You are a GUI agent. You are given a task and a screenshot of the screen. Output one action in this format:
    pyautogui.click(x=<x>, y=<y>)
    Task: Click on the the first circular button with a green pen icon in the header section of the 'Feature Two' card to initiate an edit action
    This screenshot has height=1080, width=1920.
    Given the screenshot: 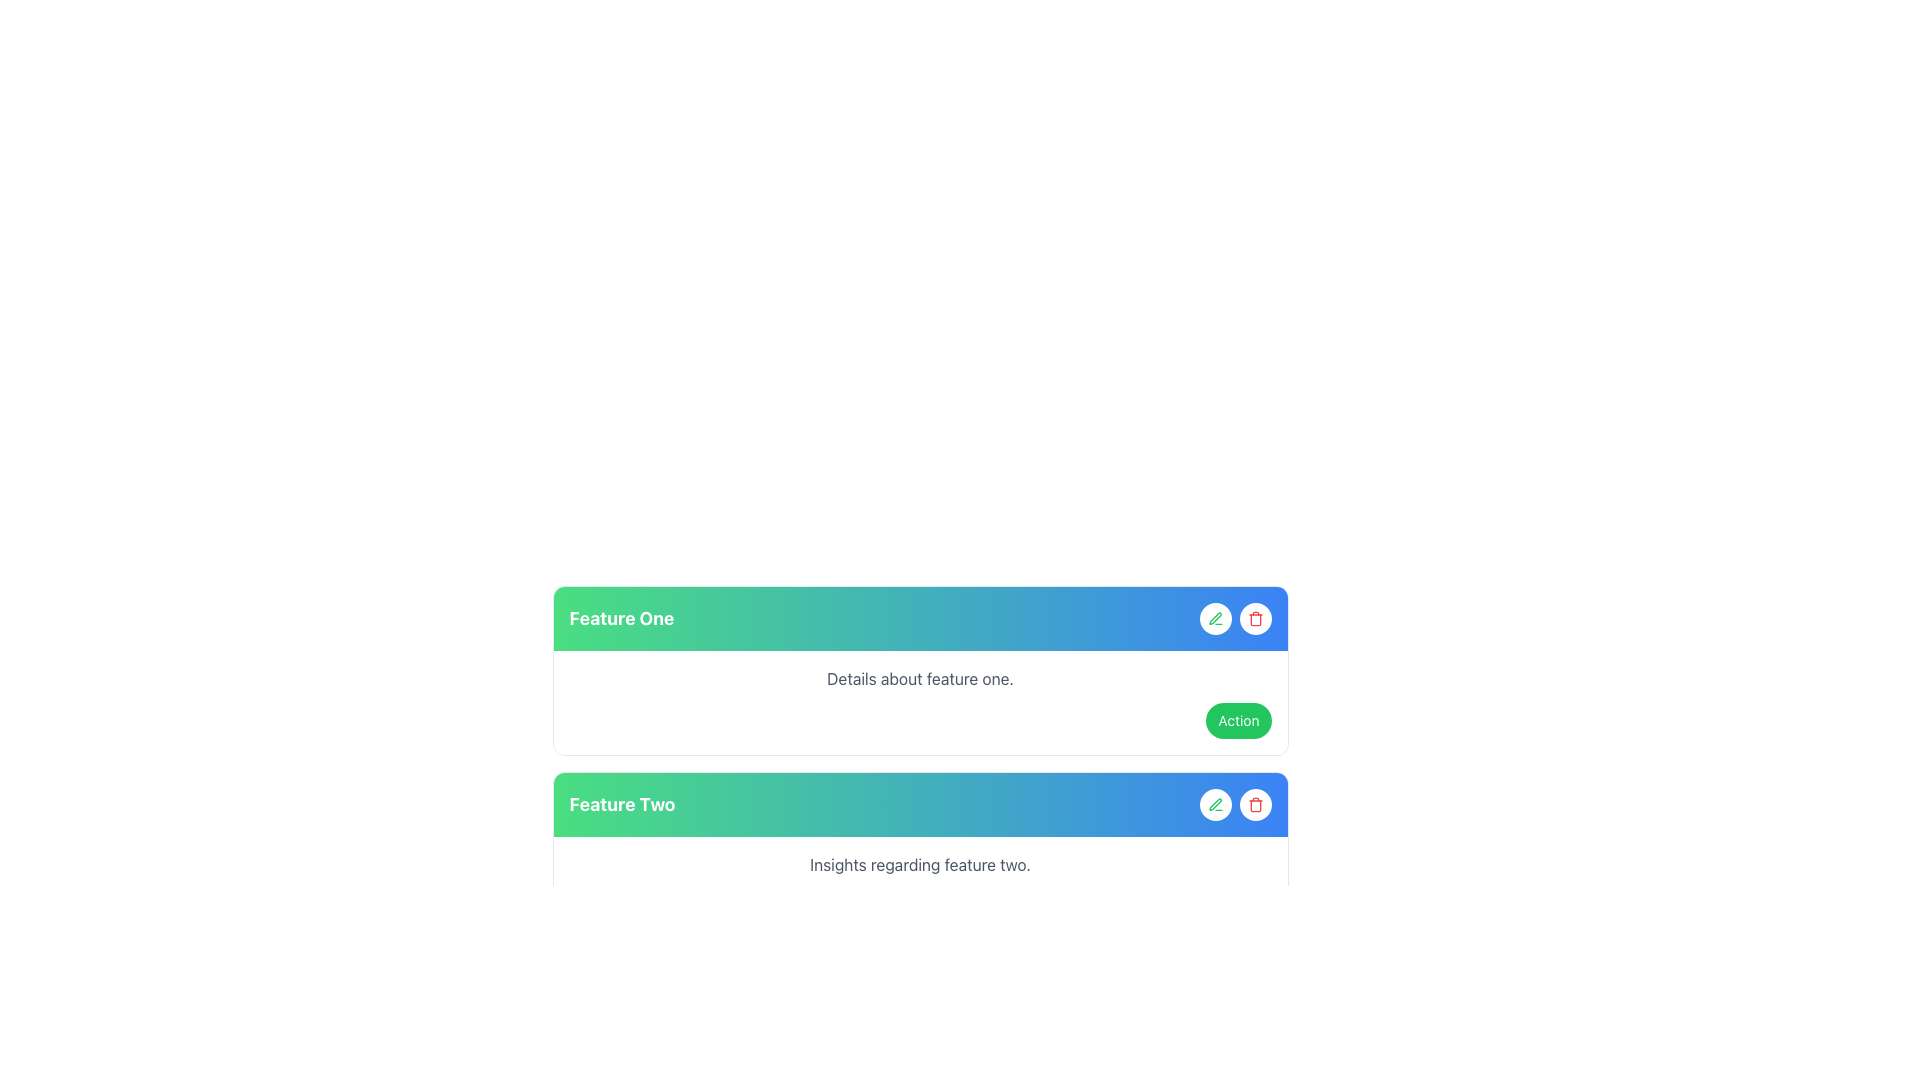 What is the action you would take?
    pyautogui.click(x=1214, y=804)
    